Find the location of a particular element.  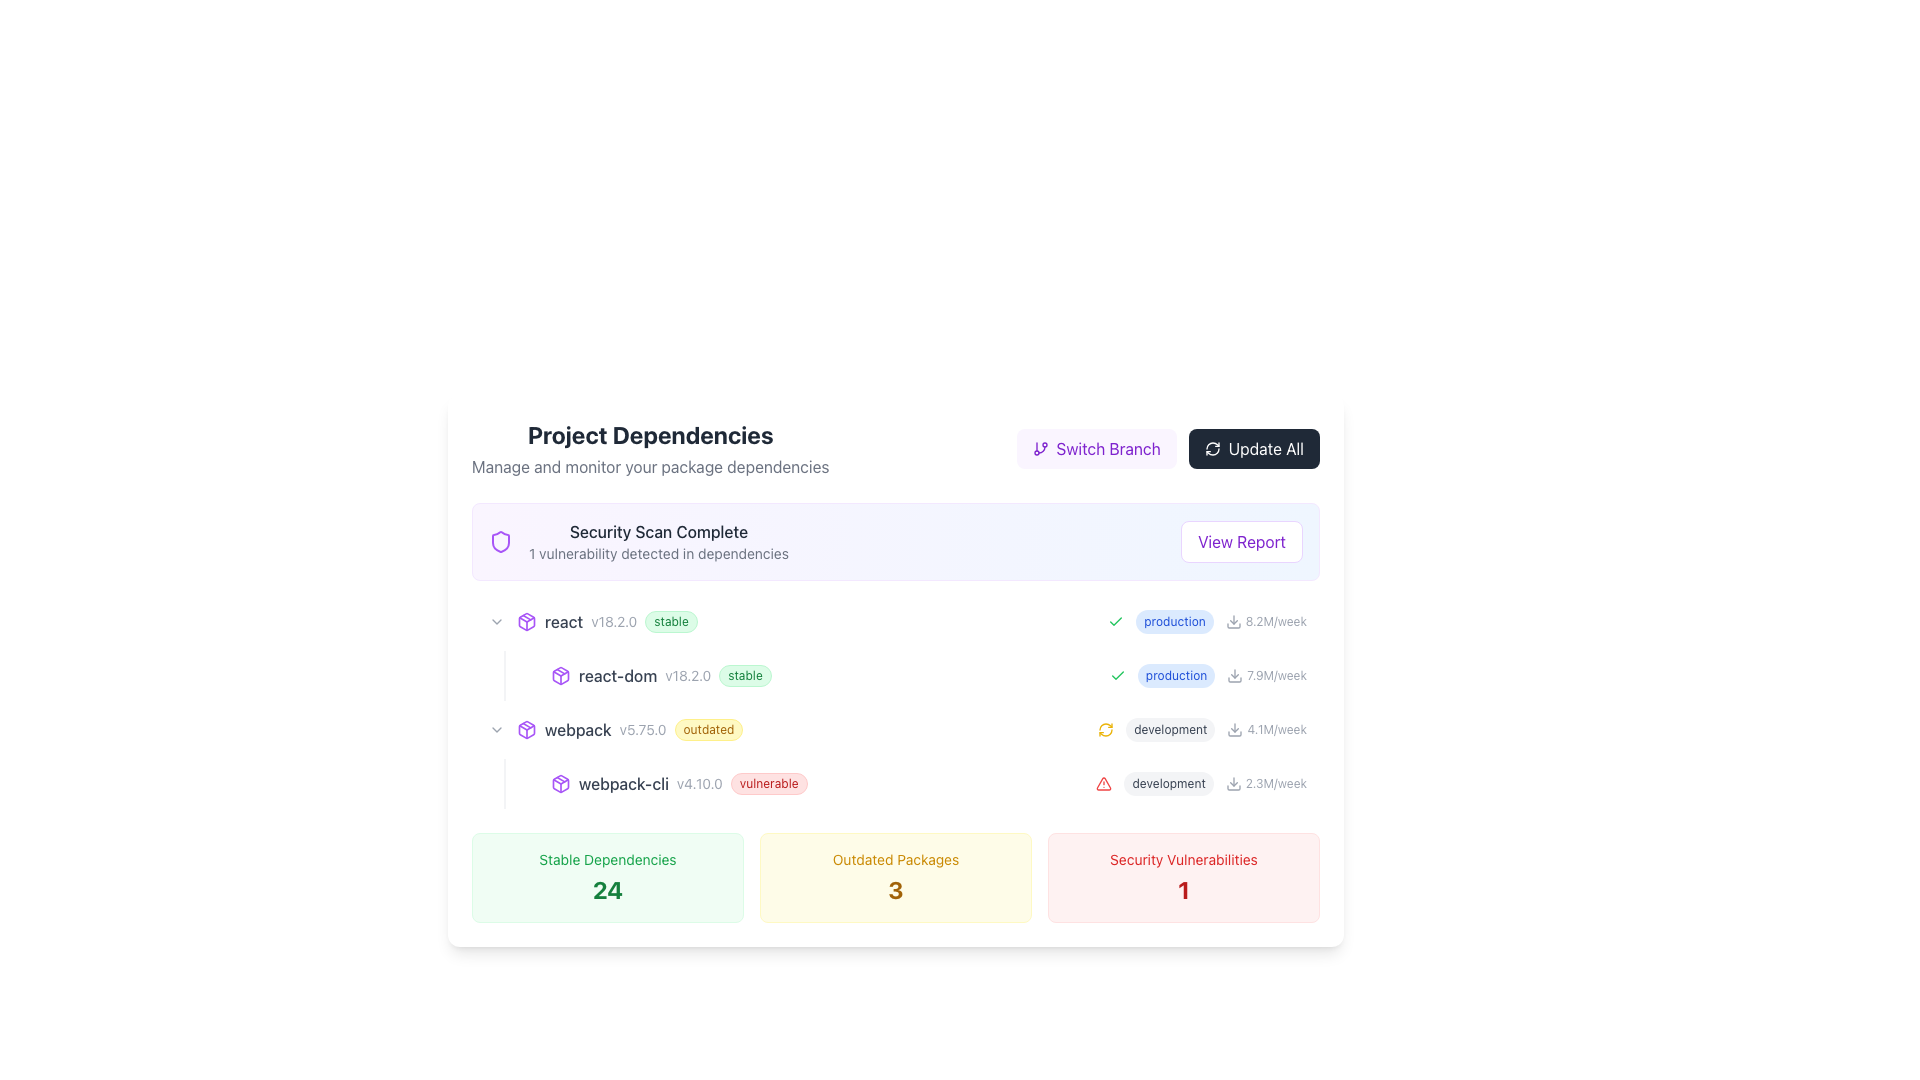

the purple shield icon with a circular design, located under the 'Security Scan Complete' heading is located at coordinates (500, 542).